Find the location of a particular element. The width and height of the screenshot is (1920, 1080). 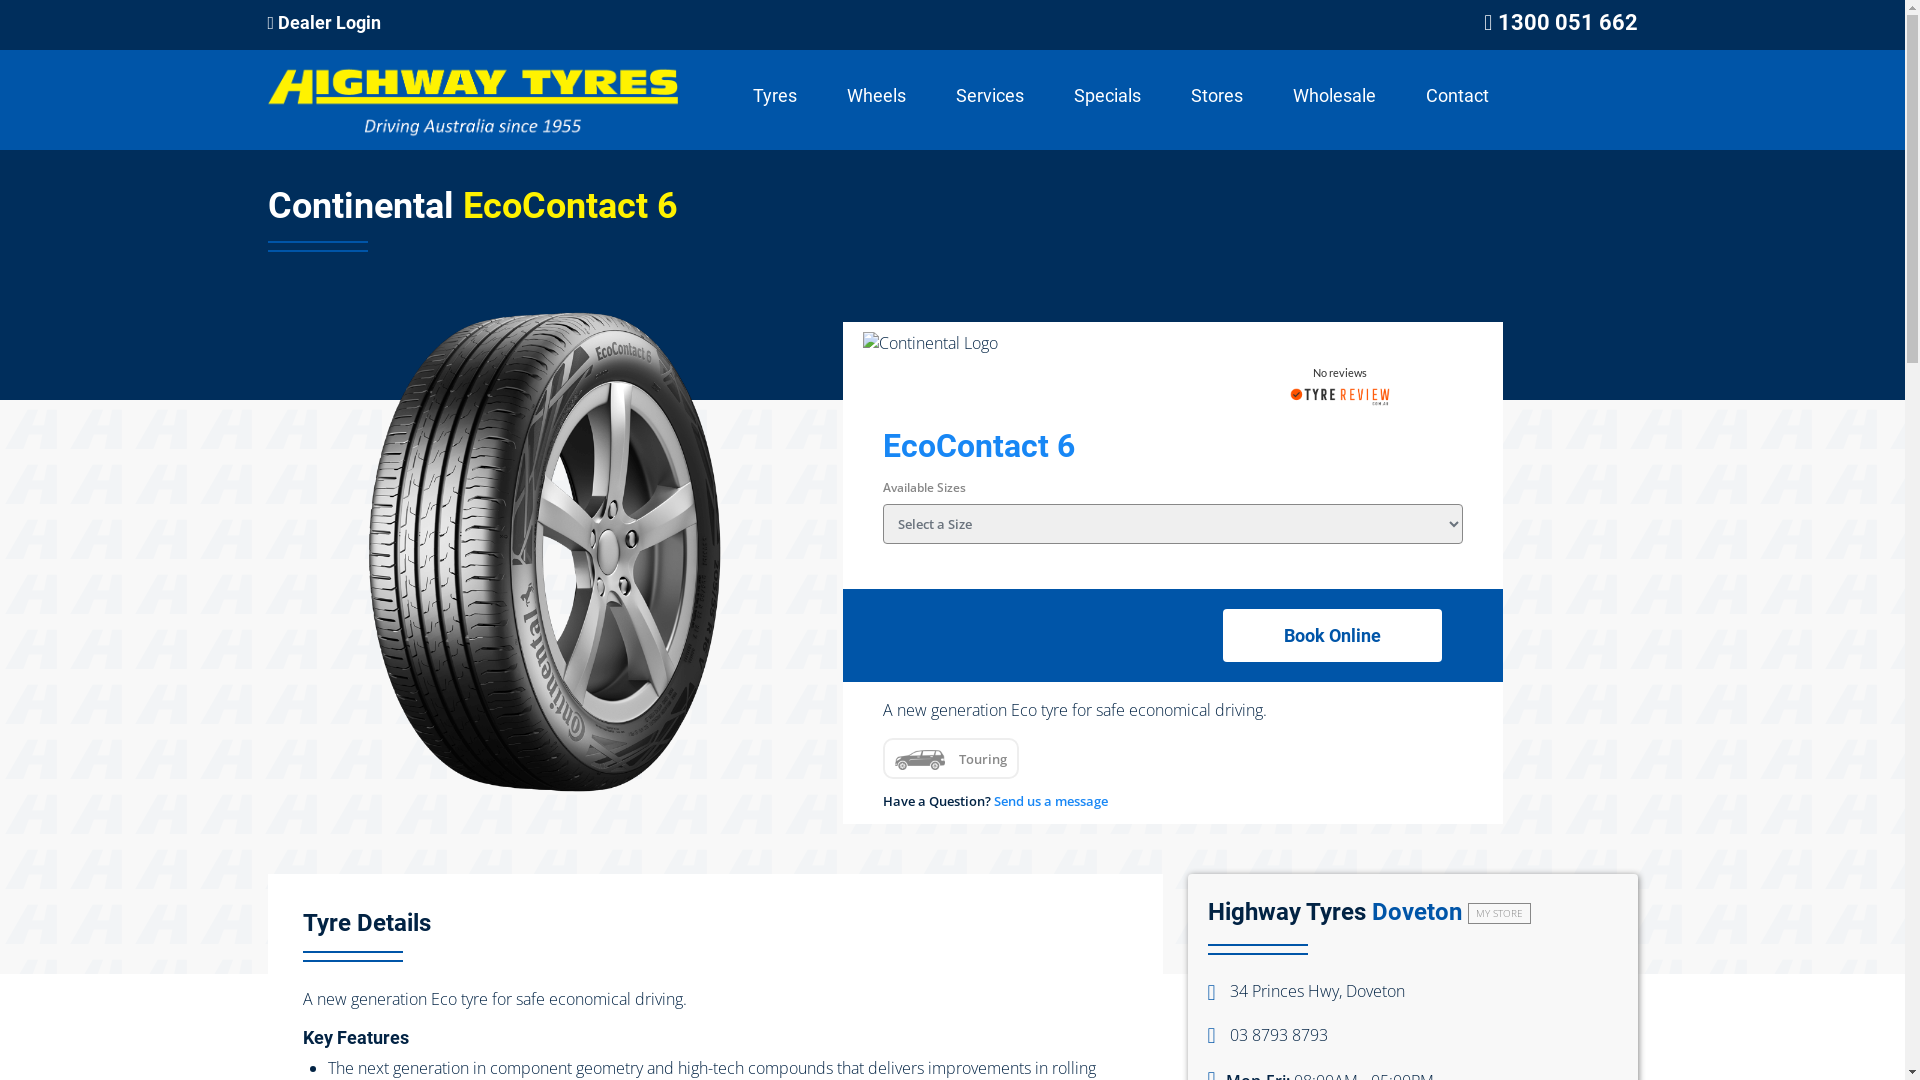

'1300 051 662' is located at coordinates (1567, 22).